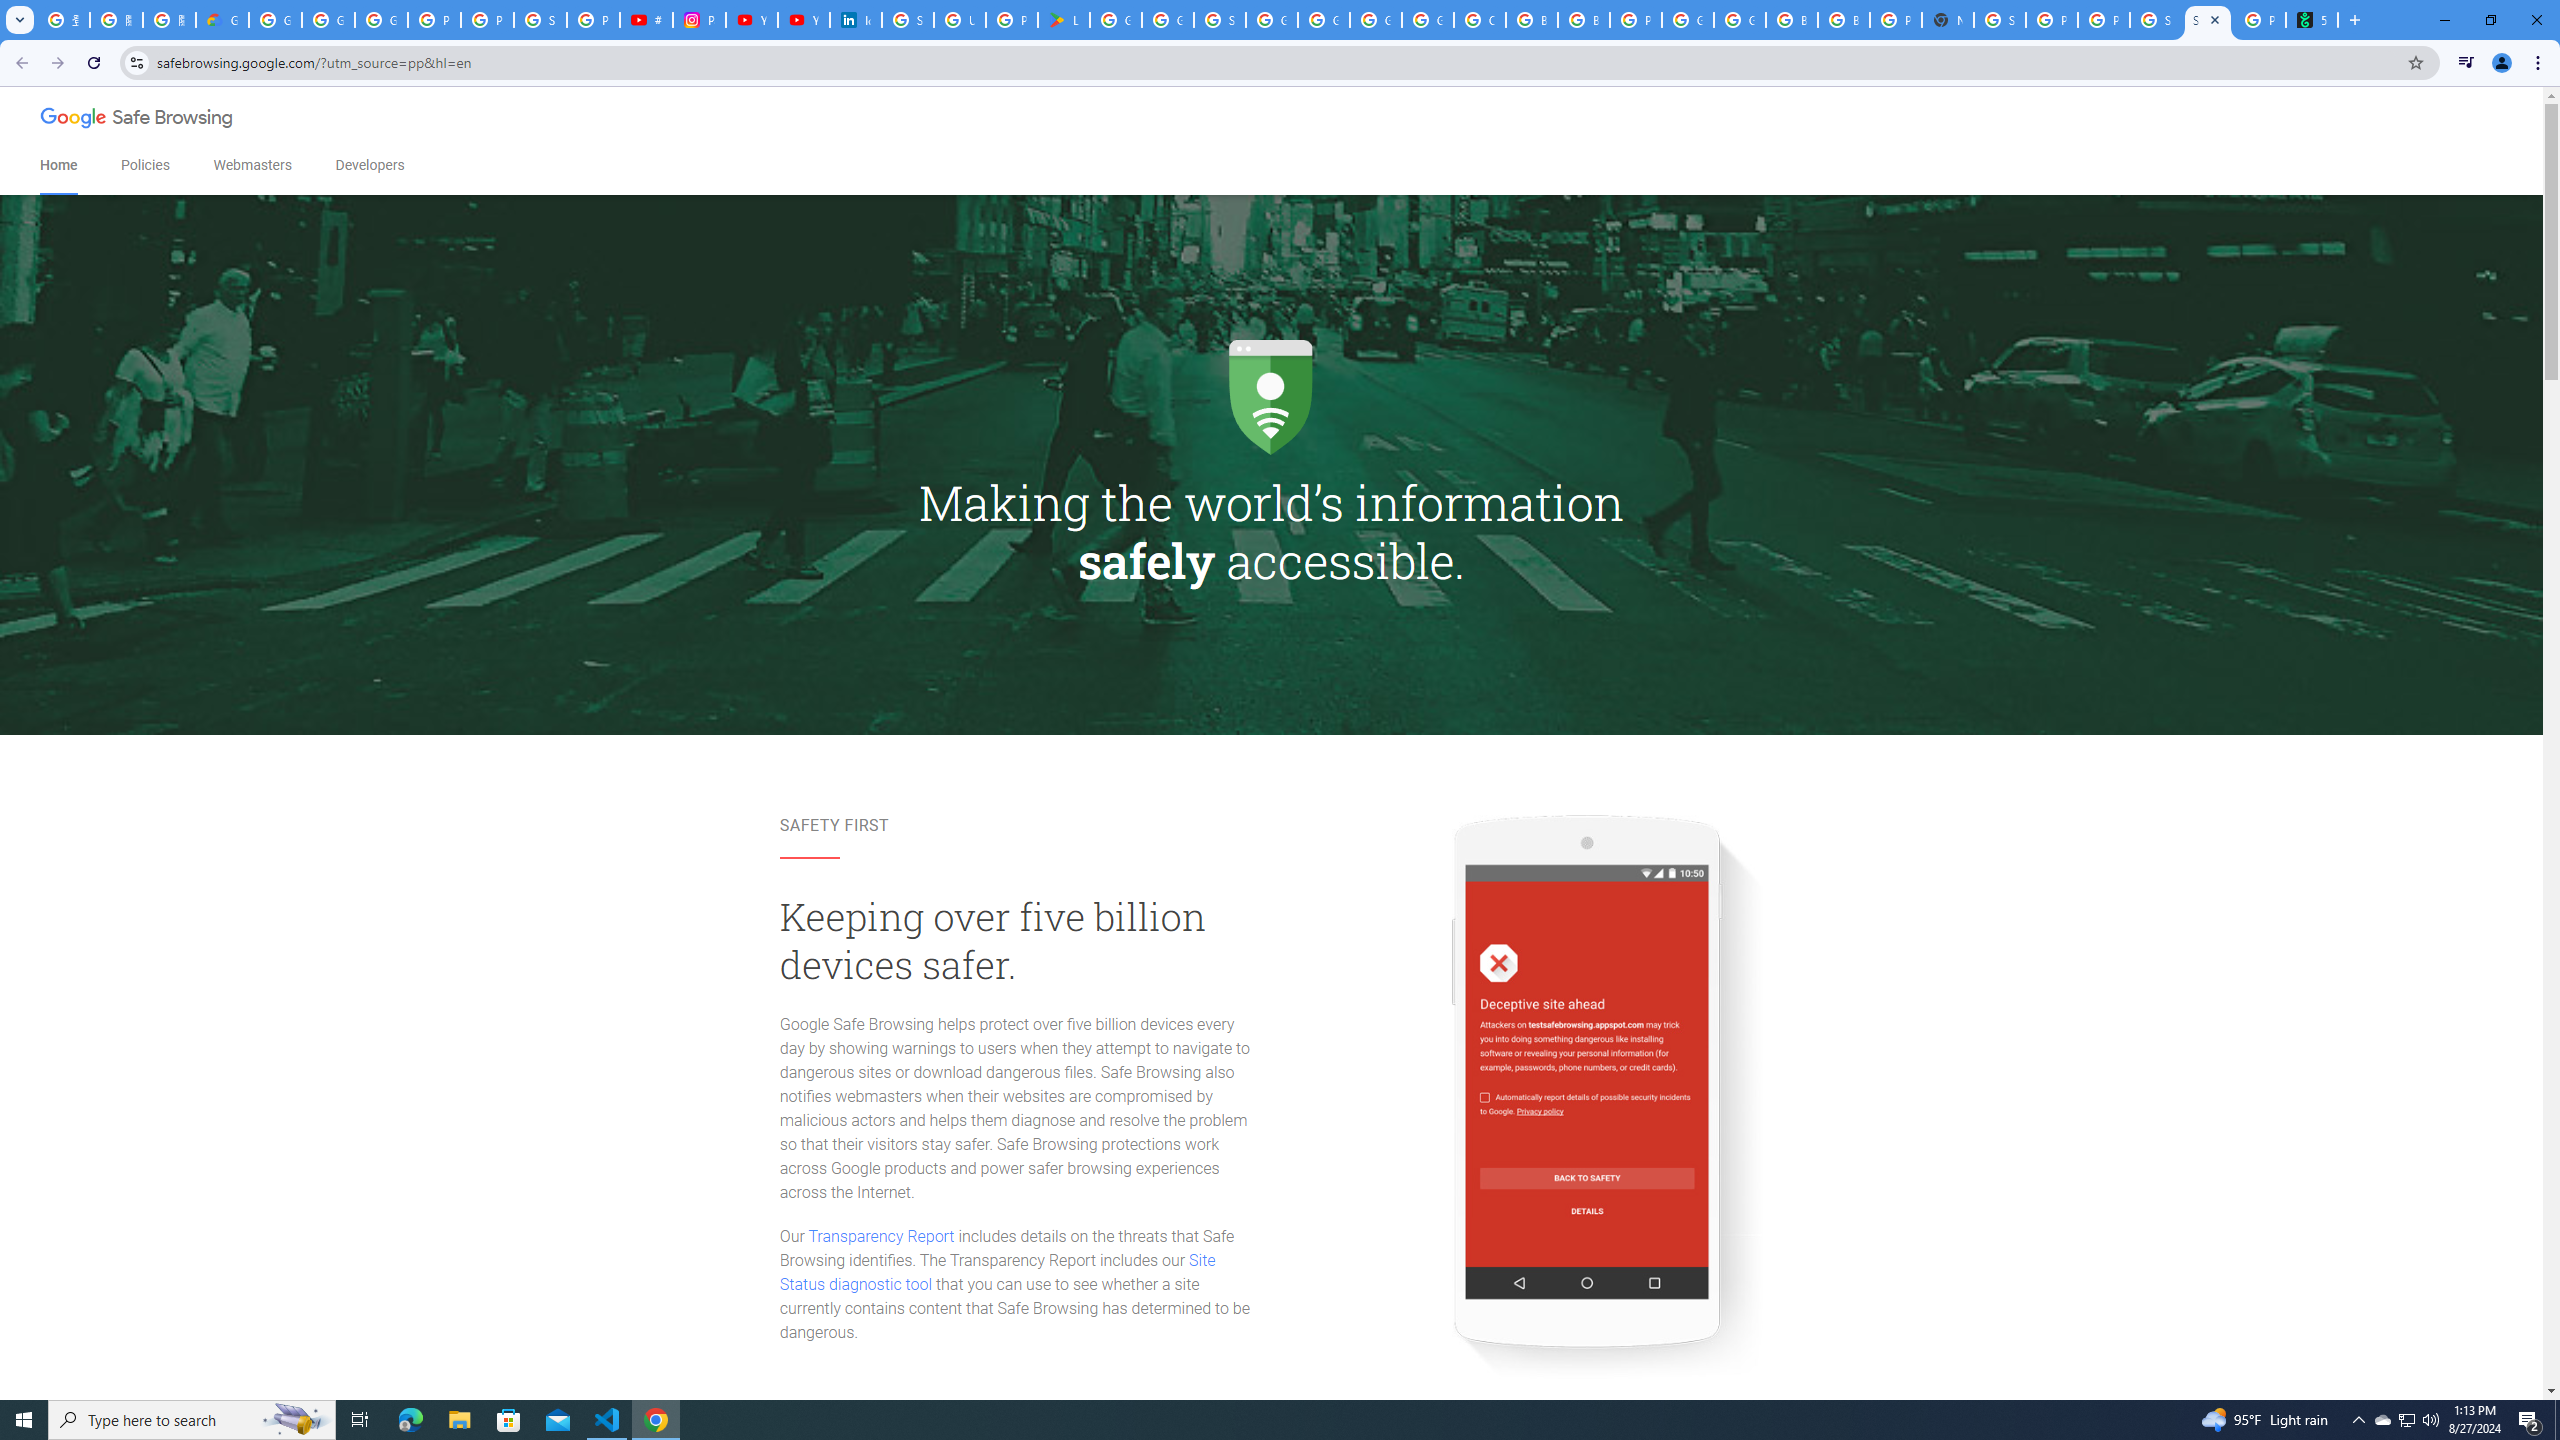 The image size is (2560, 1440). I want to click on 'Google Workspace - Specific Terms', so click(1167, 19).